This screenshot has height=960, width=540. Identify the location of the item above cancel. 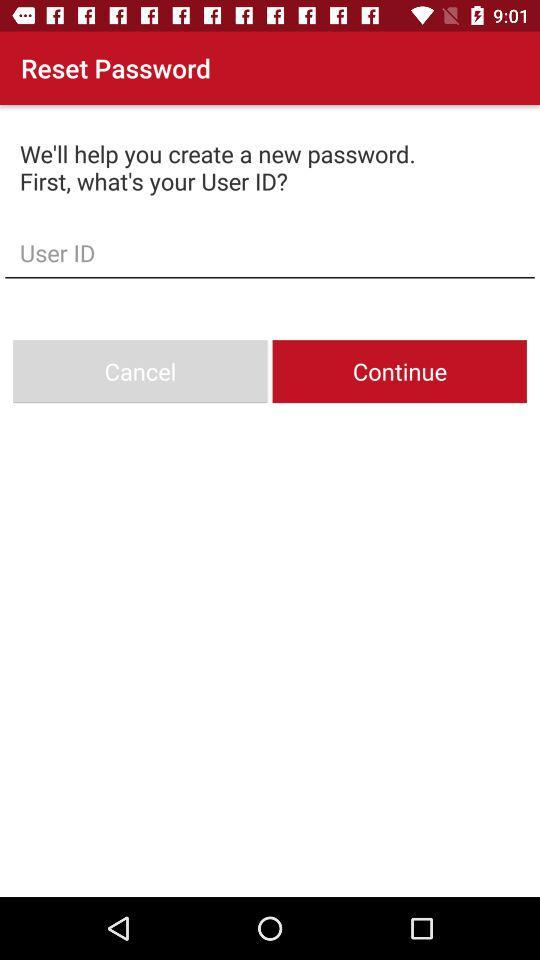
(270, 251).